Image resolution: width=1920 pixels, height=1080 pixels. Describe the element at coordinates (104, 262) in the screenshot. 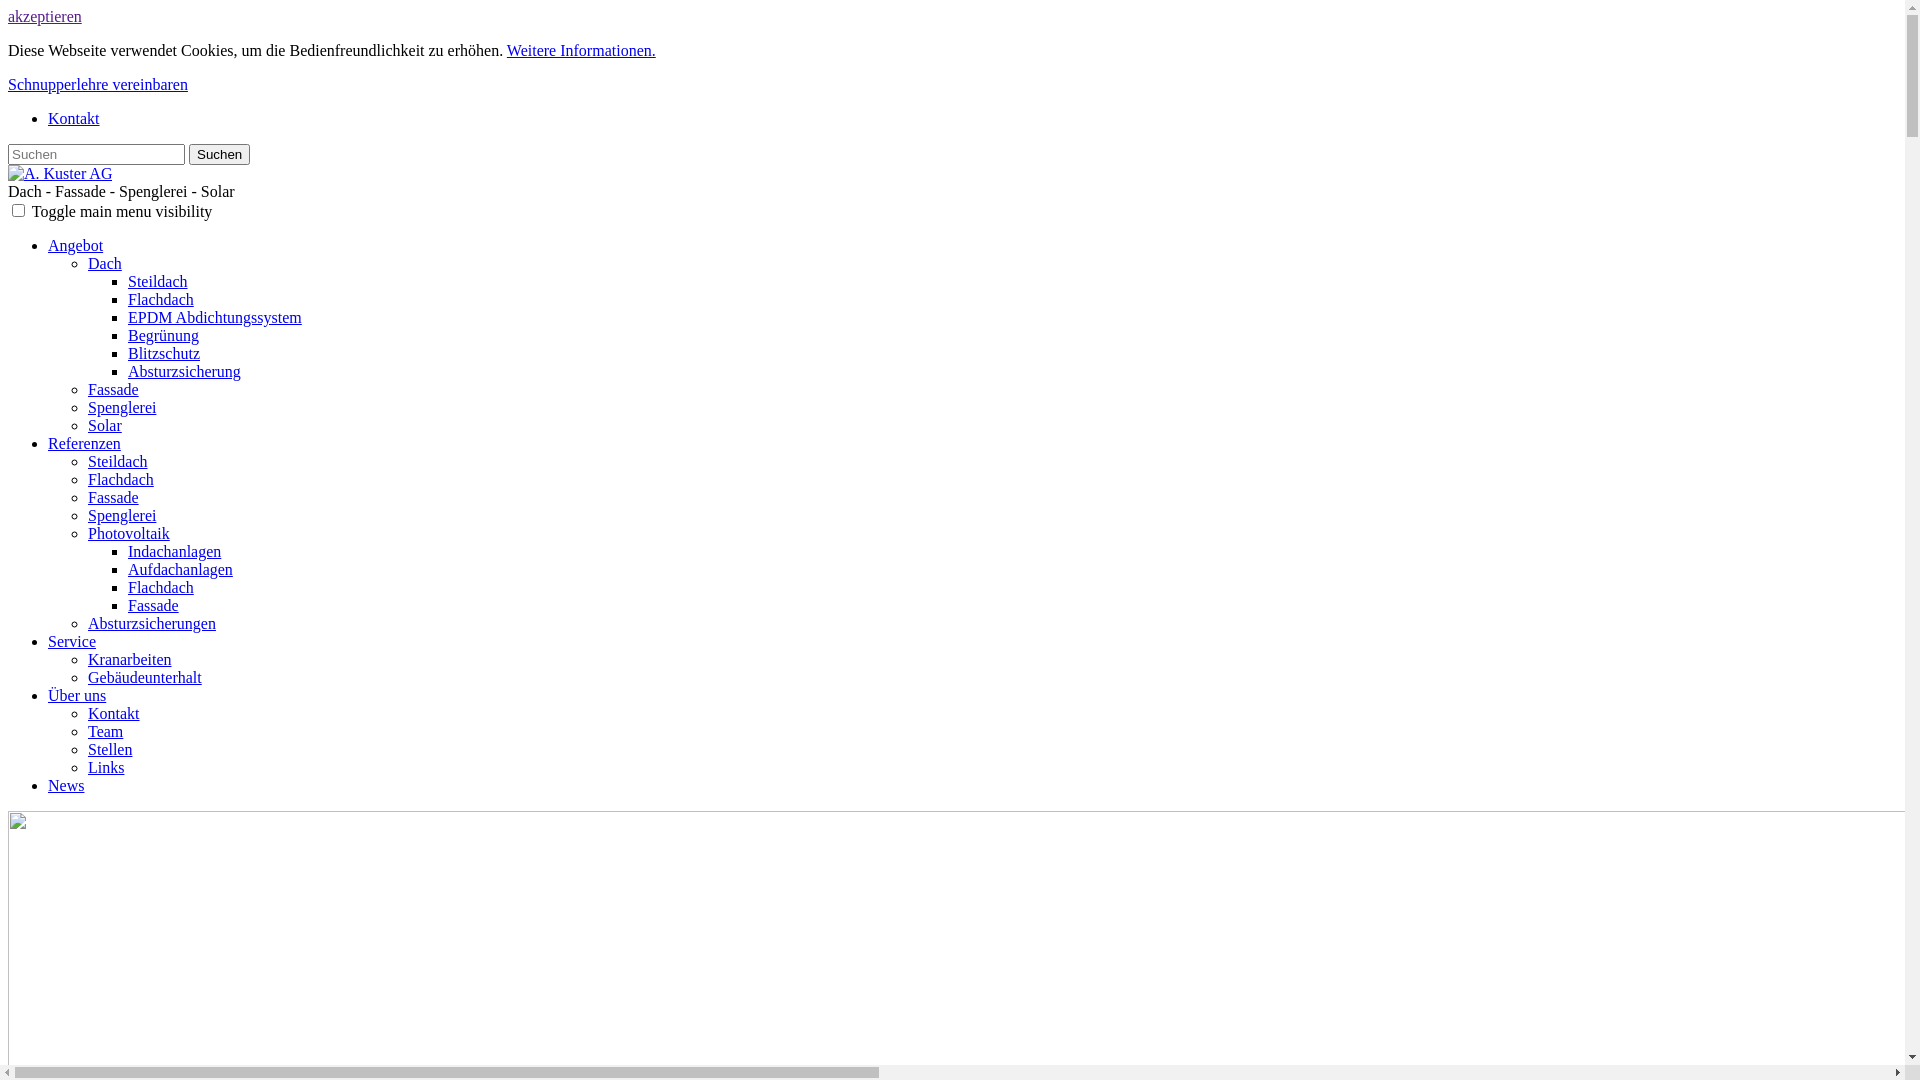

I see `'Dach'` at that location.